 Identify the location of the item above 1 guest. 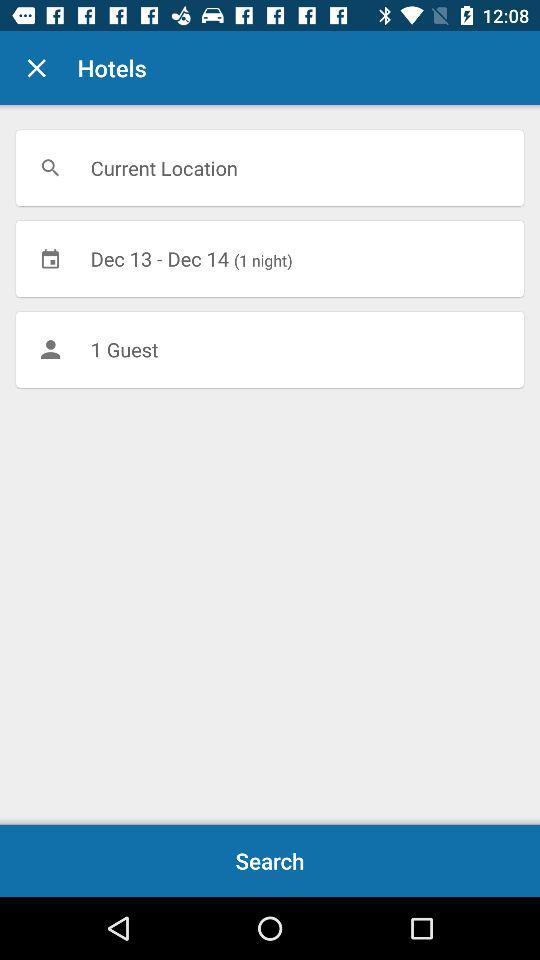
(270, 257).